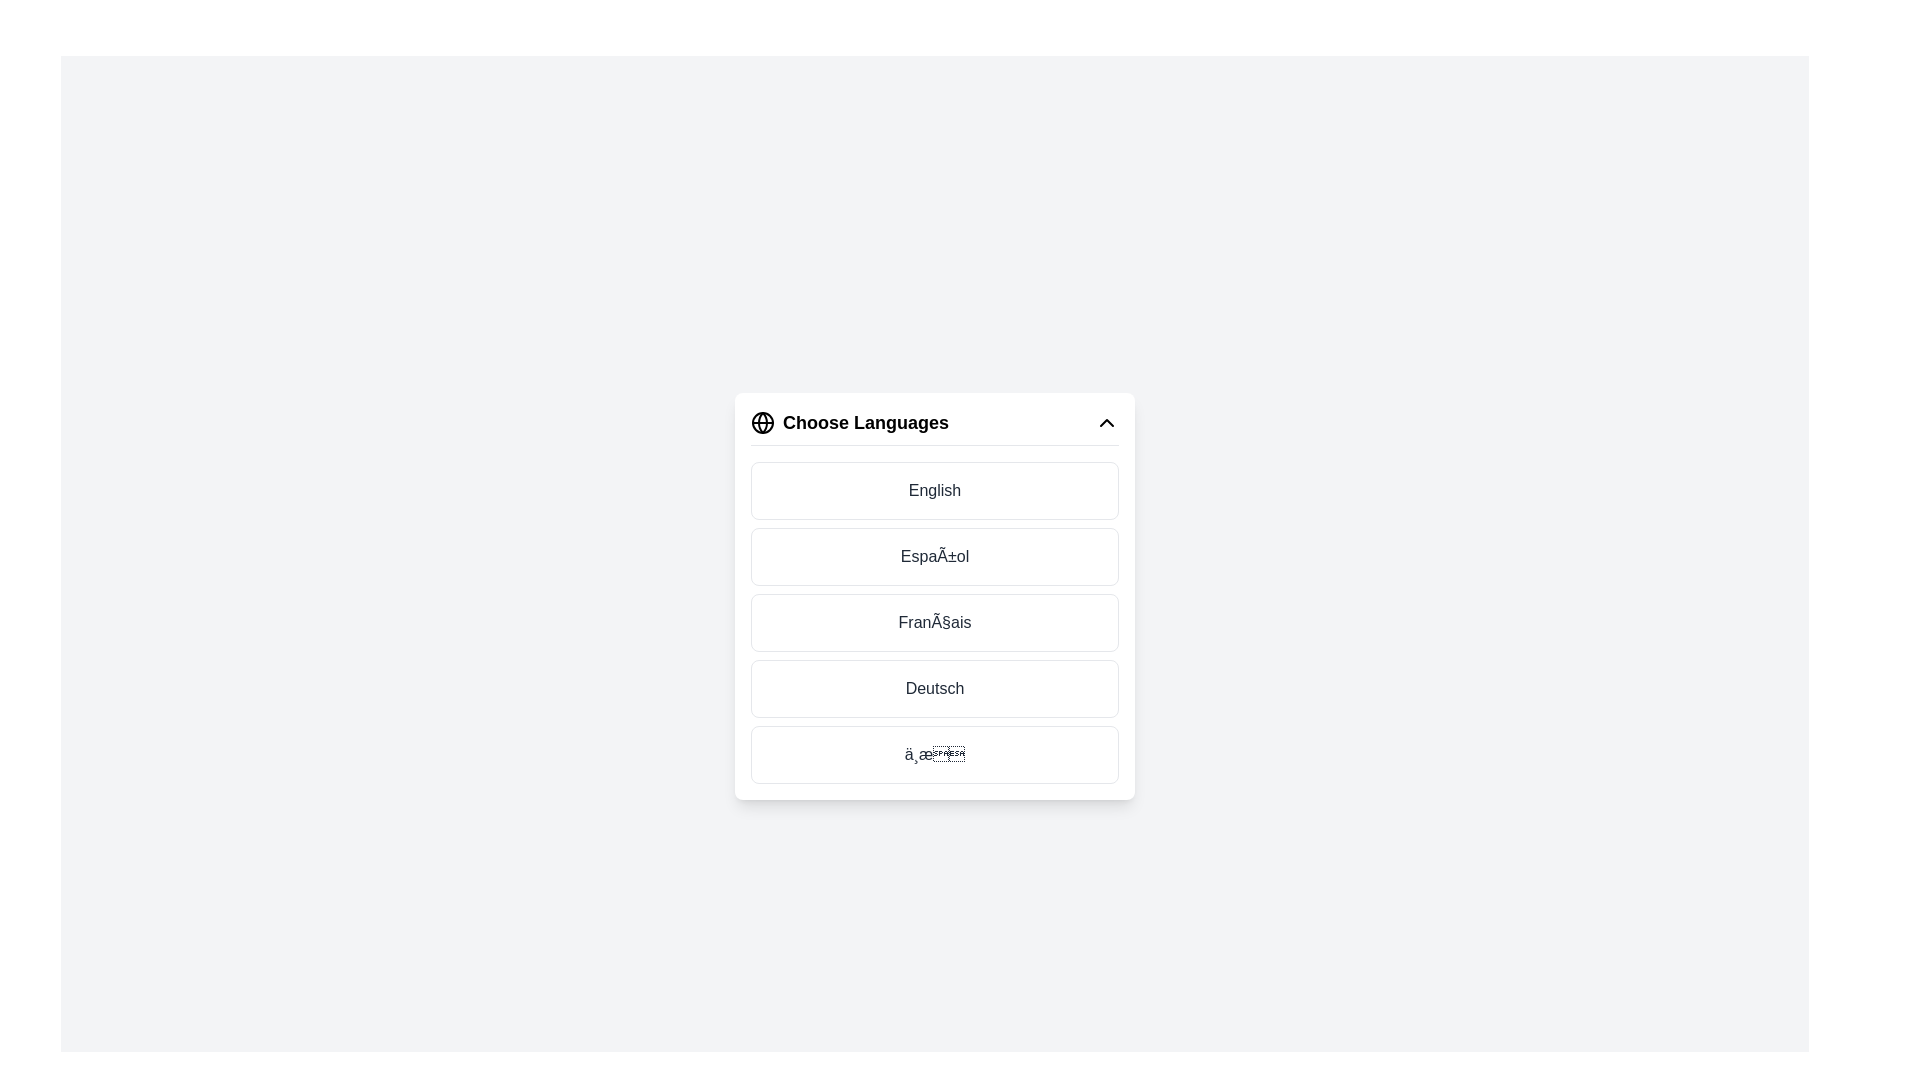 The image size is (1920, 1080). What do you see at coordinates (934, 621) in the screenshot?
I see `the language option text label 'Français' which is the third item in the selectable languages list under the header 'Choose Languages'` at bounding box center [934, 621].